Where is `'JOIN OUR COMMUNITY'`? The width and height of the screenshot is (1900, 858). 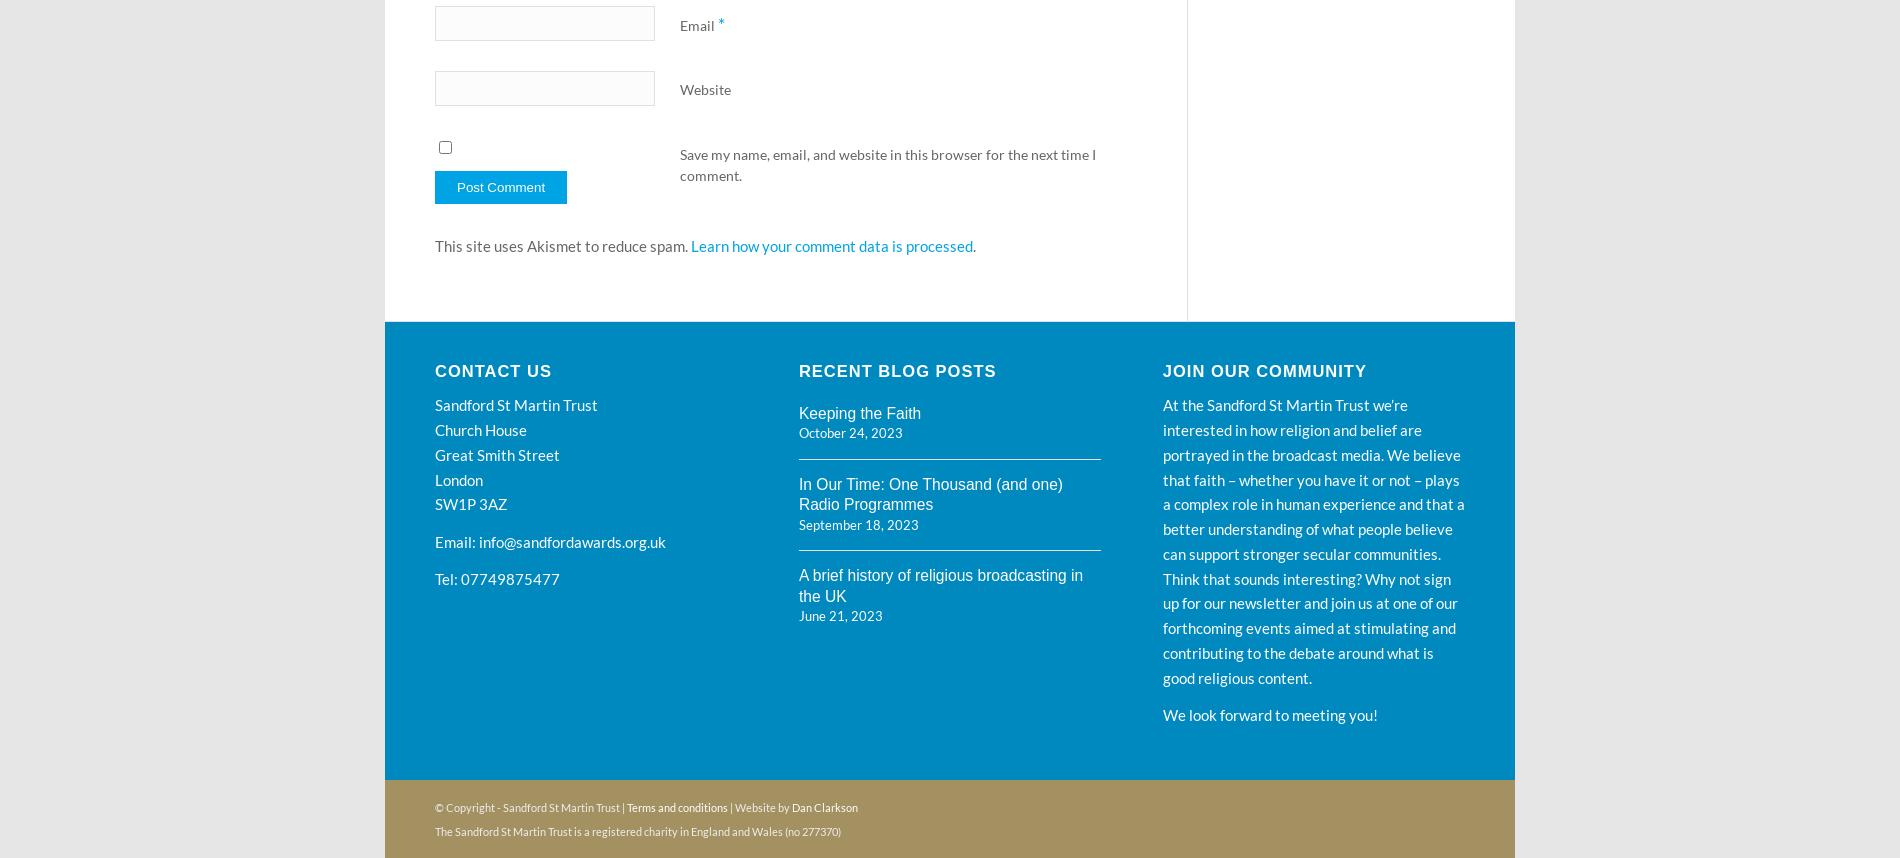
'JOIN OUR COMMUNITY' is located at coordinates (1263, 370).